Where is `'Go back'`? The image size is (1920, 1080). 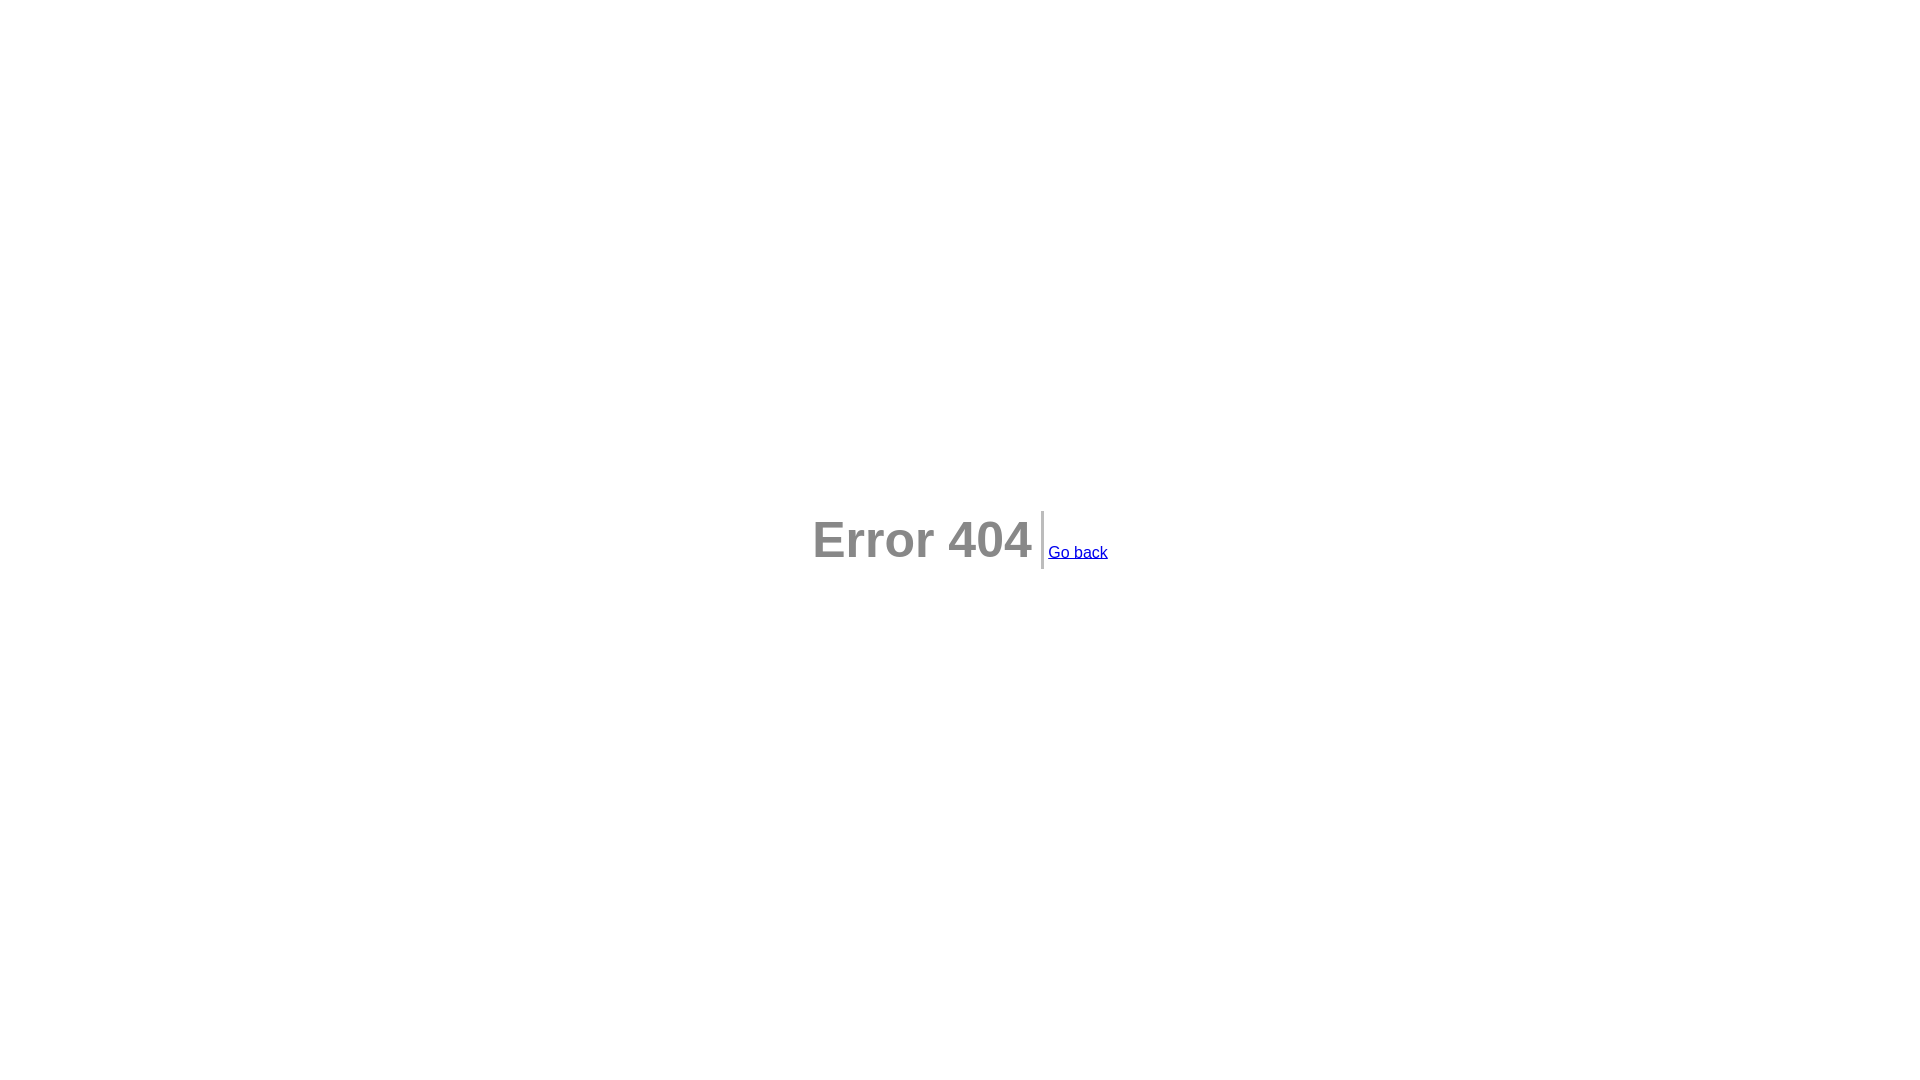
'Go back' is located at coordinates (1046, 551).